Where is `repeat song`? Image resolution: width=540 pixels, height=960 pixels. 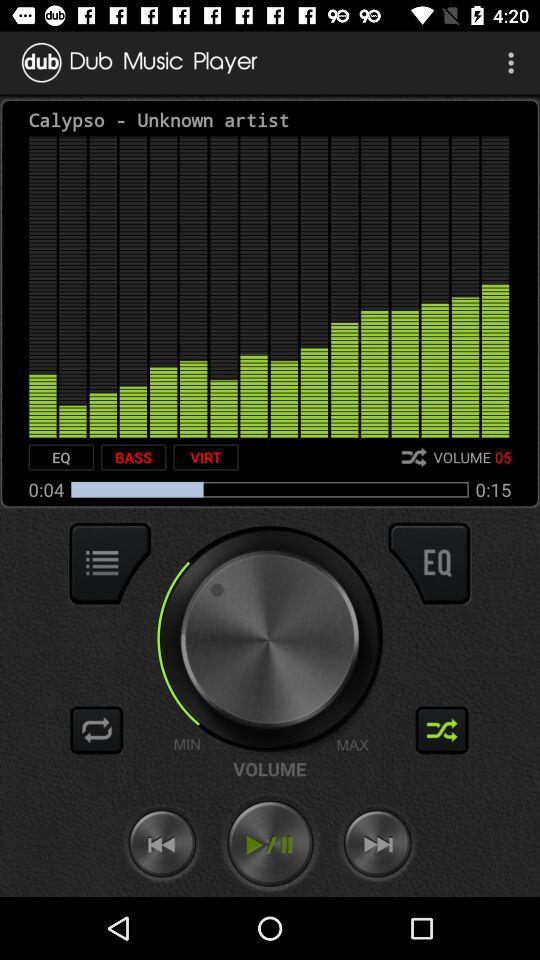 repeat song is located at coordinates (96, 729).